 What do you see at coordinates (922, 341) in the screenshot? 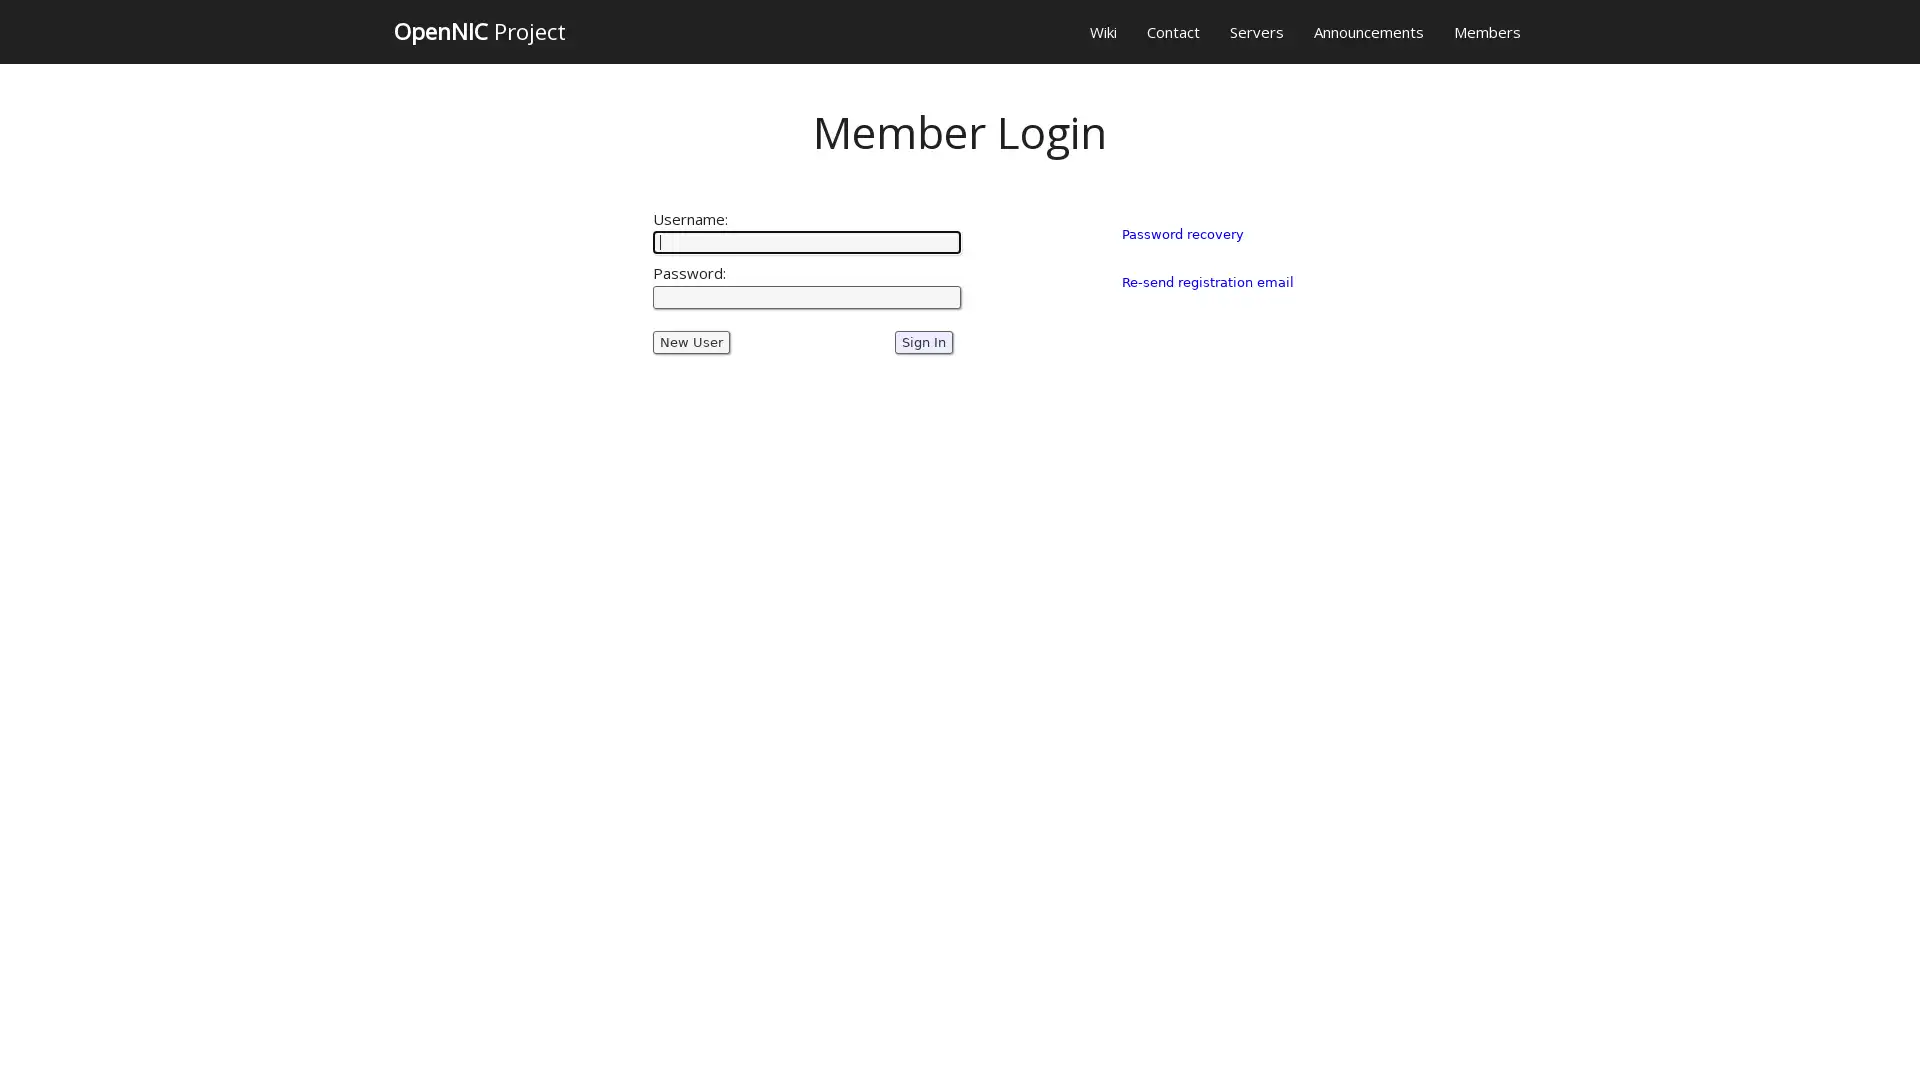
I see `Sign In` at bounding box center [922, 341].